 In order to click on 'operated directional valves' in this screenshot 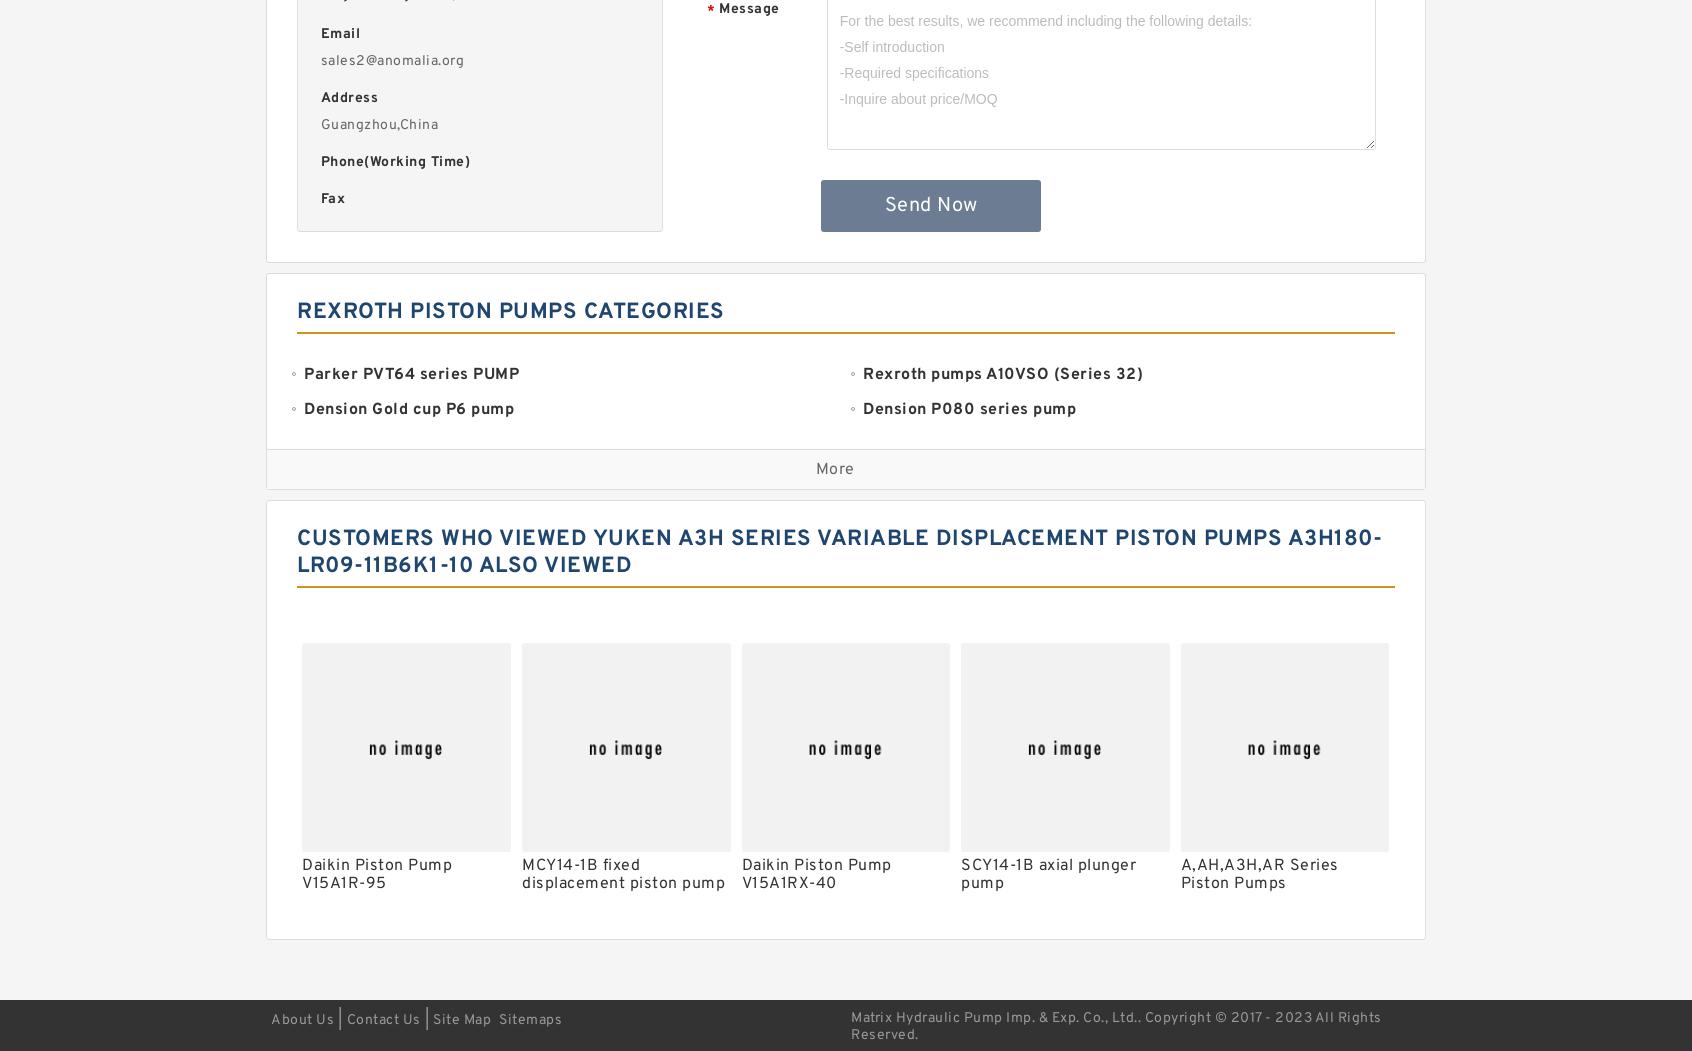, I will do `click(861, 899)`.